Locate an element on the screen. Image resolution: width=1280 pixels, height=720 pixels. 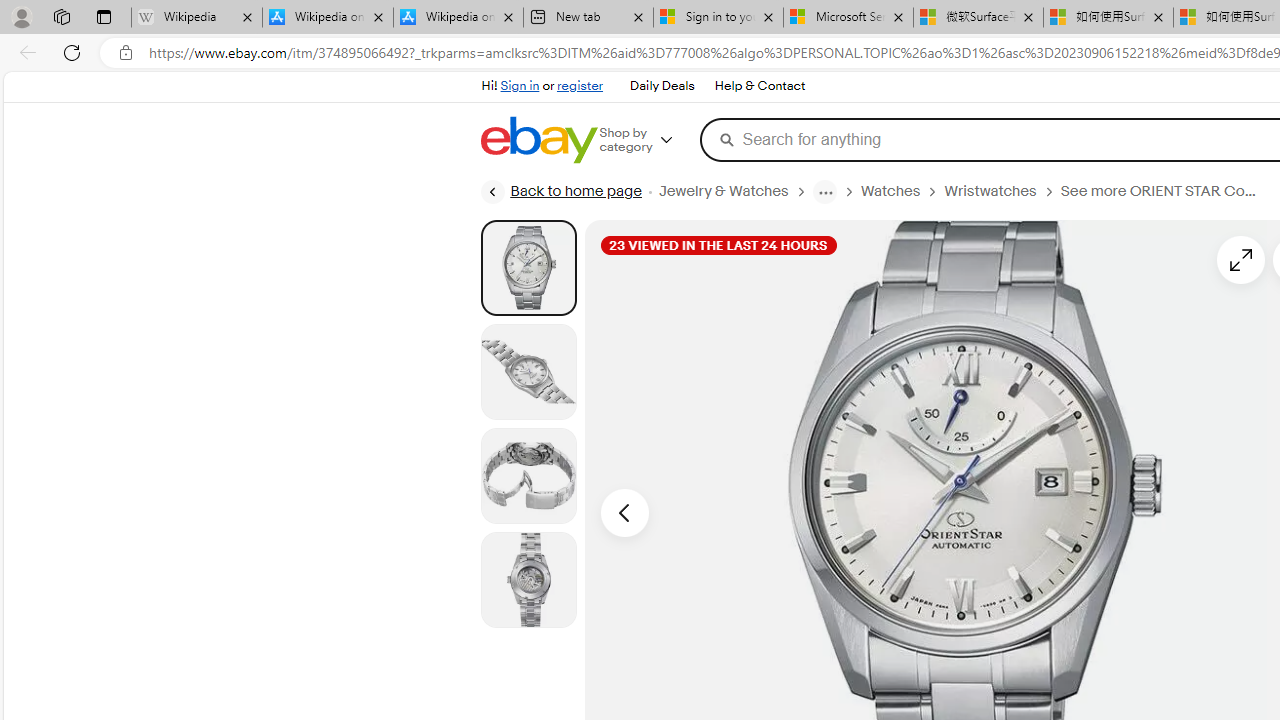
'Watches' is located at coordinates (889, 191).